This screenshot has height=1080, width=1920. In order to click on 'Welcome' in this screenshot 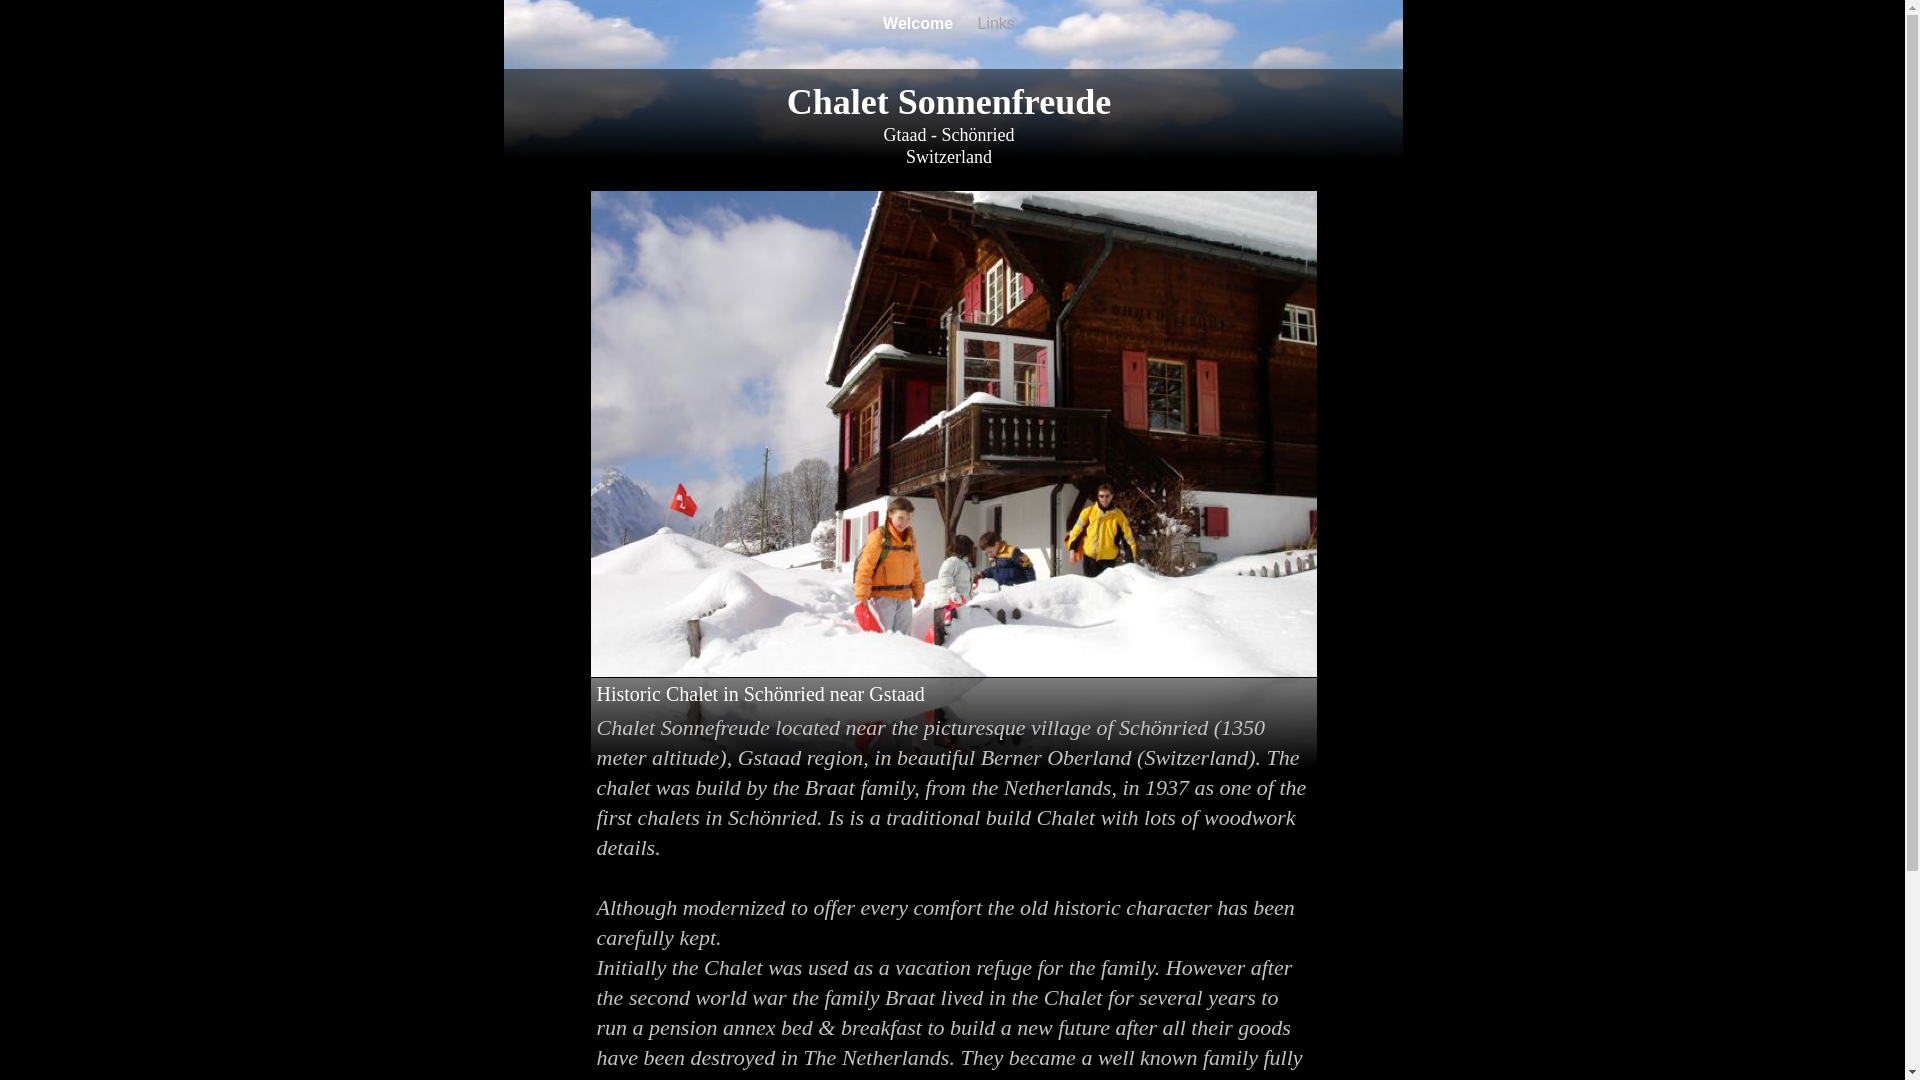, I will do `click(919, 23)`.